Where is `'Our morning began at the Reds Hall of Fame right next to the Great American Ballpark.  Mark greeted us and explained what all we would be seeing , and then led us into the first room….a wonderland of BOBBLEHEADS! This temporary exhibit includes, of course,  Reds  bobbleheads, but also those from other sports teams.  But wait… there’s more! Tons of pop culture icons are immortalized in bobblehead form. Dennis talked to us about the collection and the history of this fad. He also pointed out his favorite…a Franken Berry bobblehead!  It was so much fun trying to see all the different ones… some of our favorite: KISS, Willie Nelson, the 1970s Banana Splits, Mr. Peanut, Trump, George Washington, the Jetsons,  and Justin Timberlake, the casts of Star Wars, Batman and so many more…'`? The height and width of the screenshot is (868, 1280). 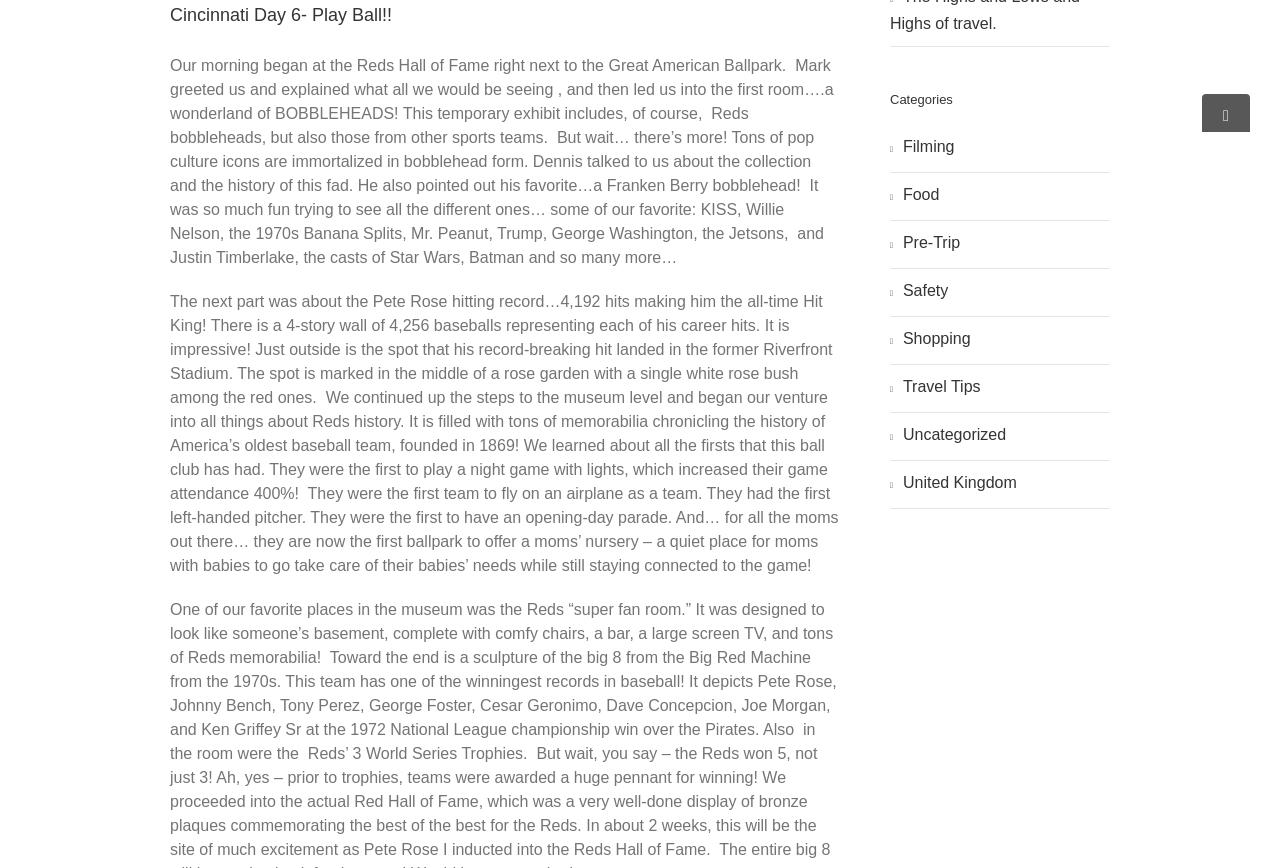 'Our morning began at the Reds Hall of Fame right next to the Great American Ballpark.  Mark greeted us and explained what all we would be seeing , and then led us into the first room….a wonderland of BOBBLEHEADS! This temporary exhibit includes, of course,  Reds  bobbleheads, but also those from other sports teams.  But wait… there’s more! Tons of pop culture icons are immortalized in bobblehead form. Dennis talked to us about the collection and the history of this fad. He also pointed out his favorite…a Franken Berry bobblehead!  It was so much fun trying to see all the different ones… some of our favorite: KISS, Willie Nelson, the 1970s Banana Splits, Mr. Peanut, Trump, George Washington, the Jetsons,  and Justin Timberlake, the casts of Star Wars, Batman and so many more…' is located at coordinates (501, 160).